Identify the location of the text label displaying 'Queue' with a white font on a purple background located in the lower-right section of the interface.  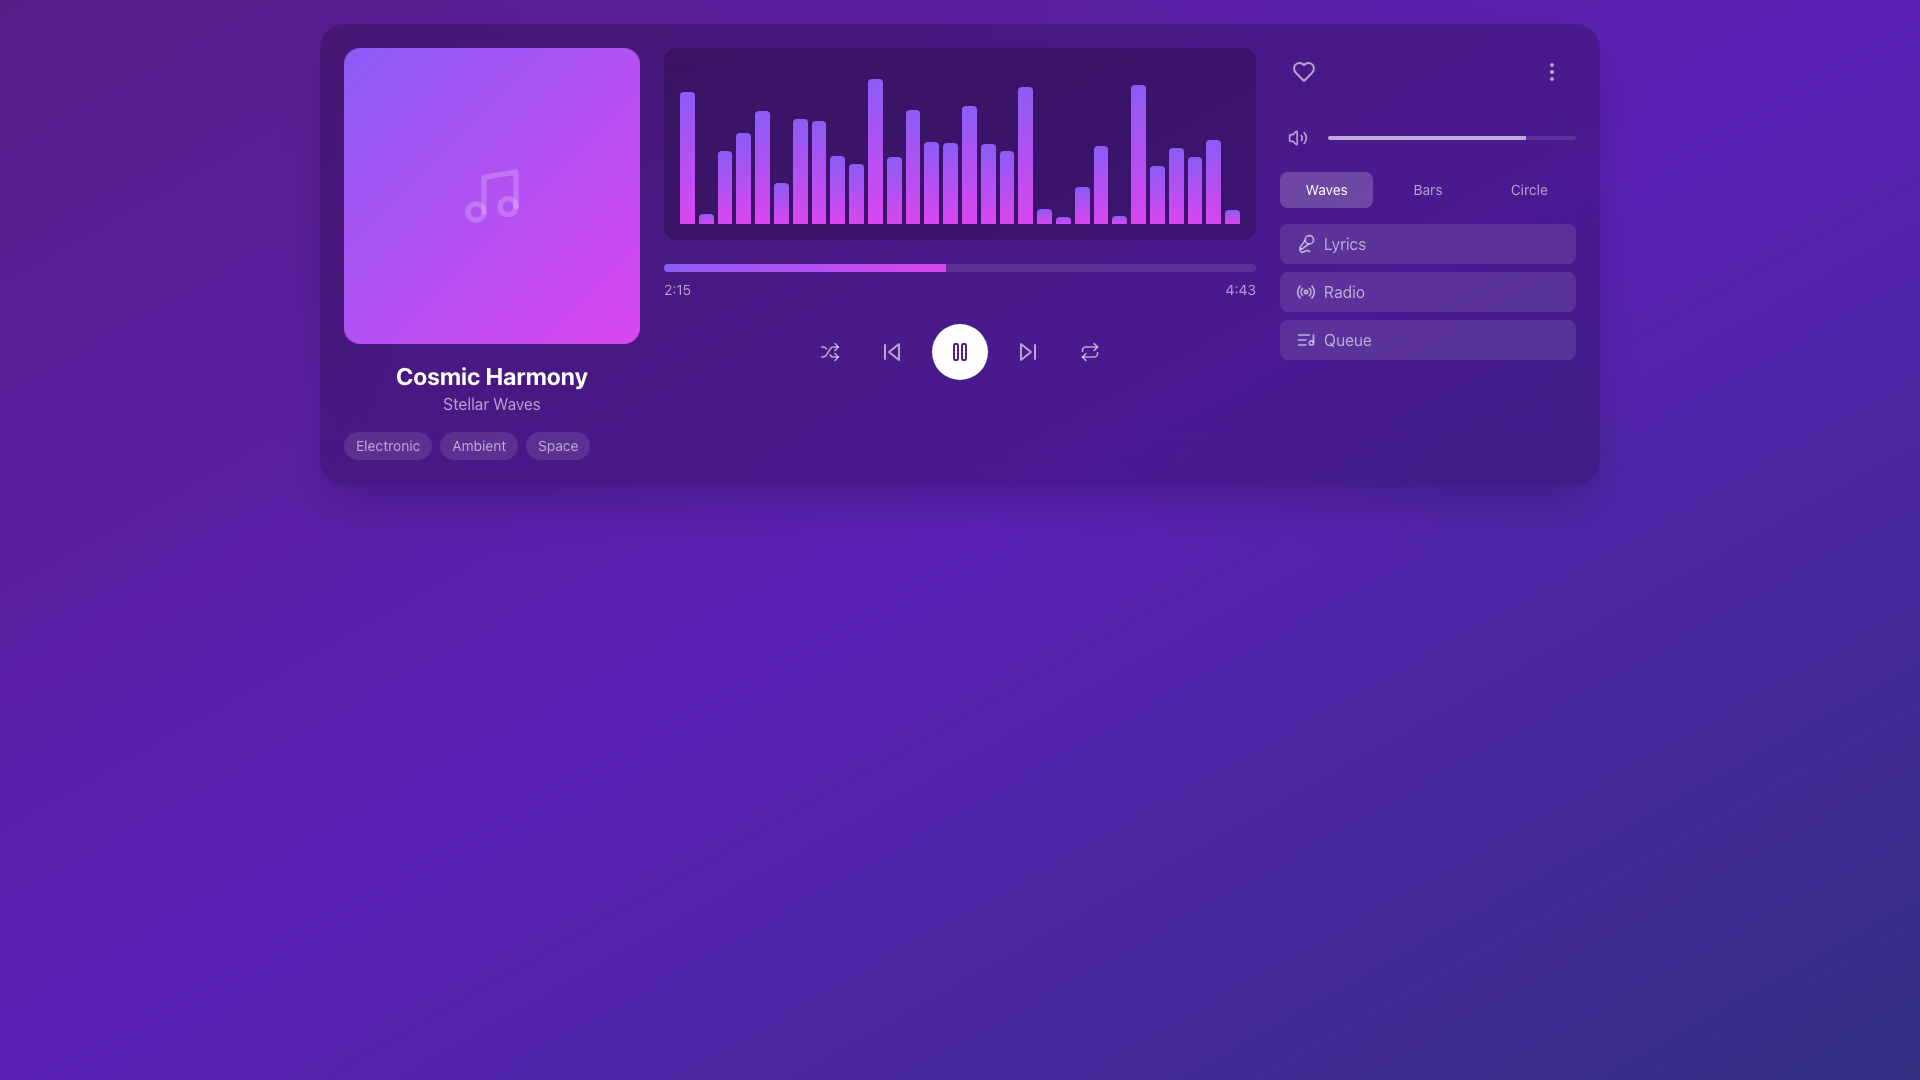
(1347, 338).